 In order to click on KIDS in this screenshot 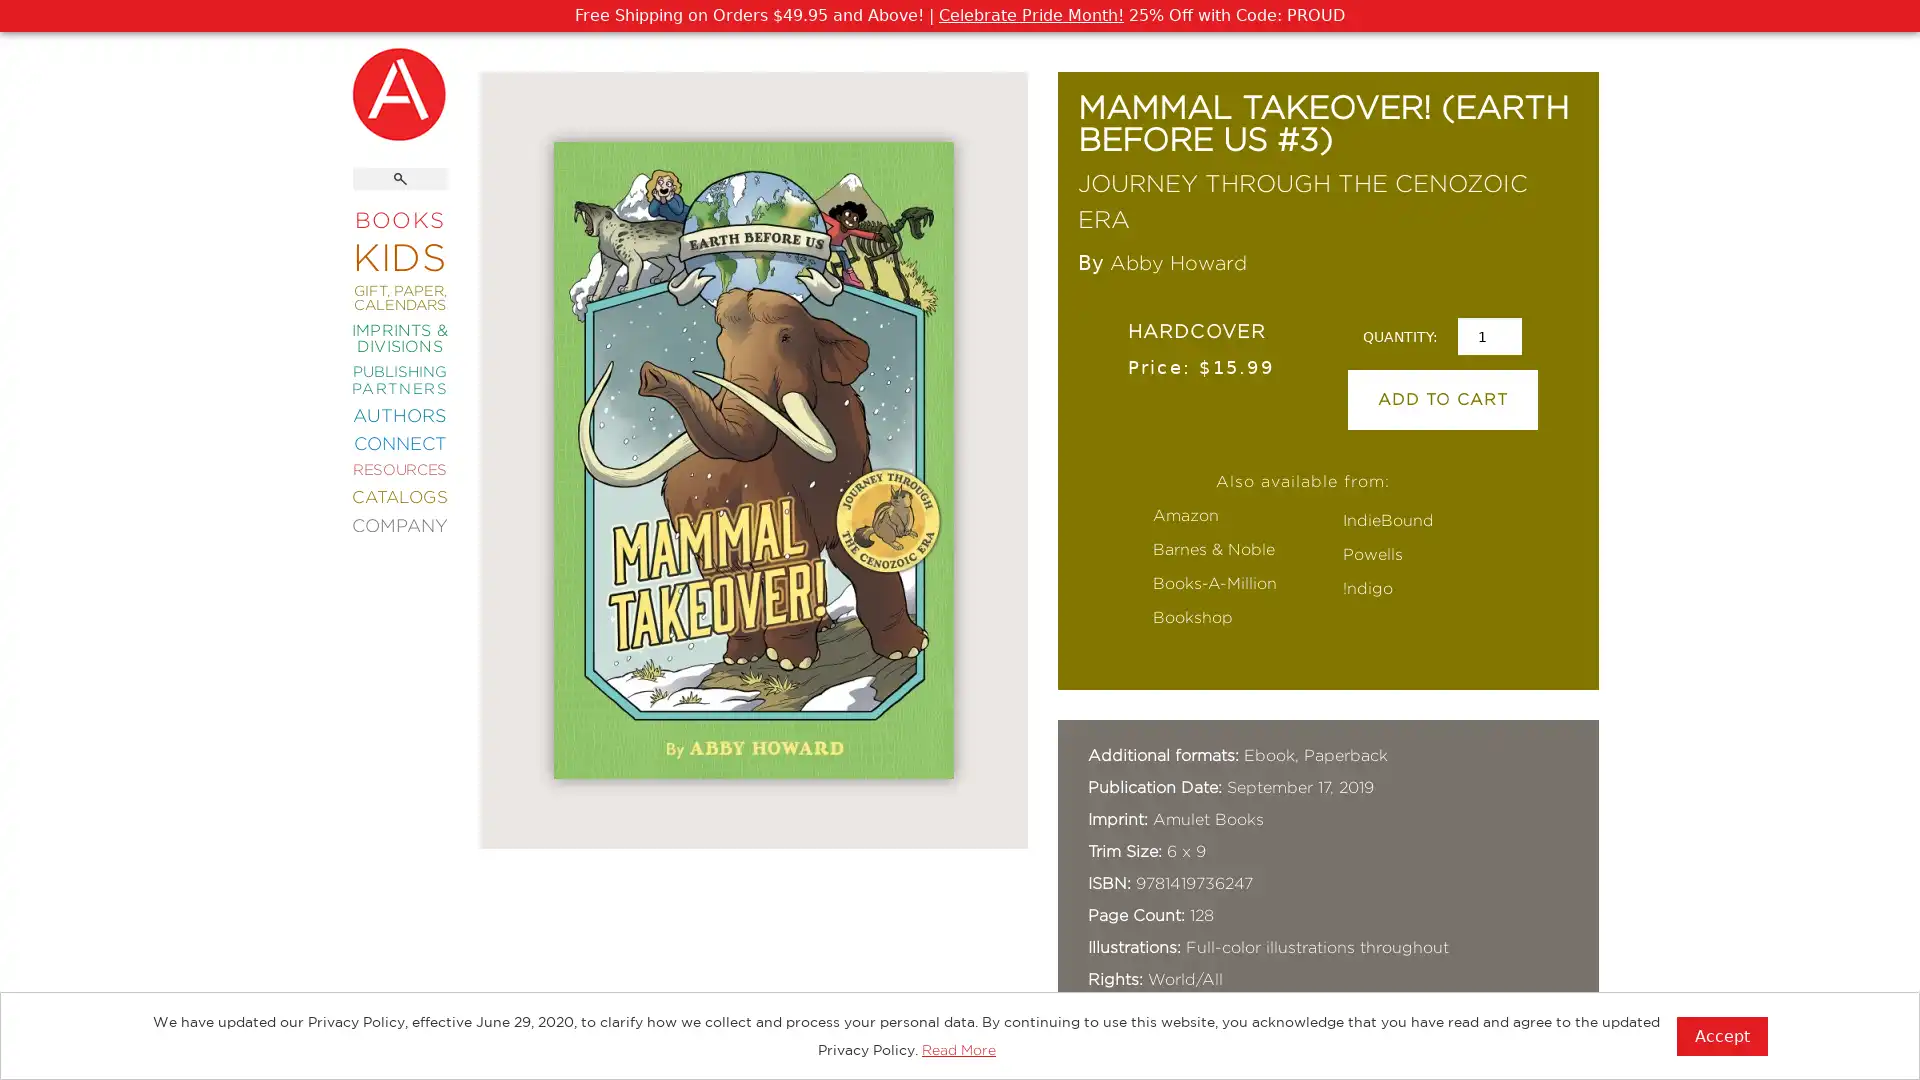, I will do `click(399, 254)`.